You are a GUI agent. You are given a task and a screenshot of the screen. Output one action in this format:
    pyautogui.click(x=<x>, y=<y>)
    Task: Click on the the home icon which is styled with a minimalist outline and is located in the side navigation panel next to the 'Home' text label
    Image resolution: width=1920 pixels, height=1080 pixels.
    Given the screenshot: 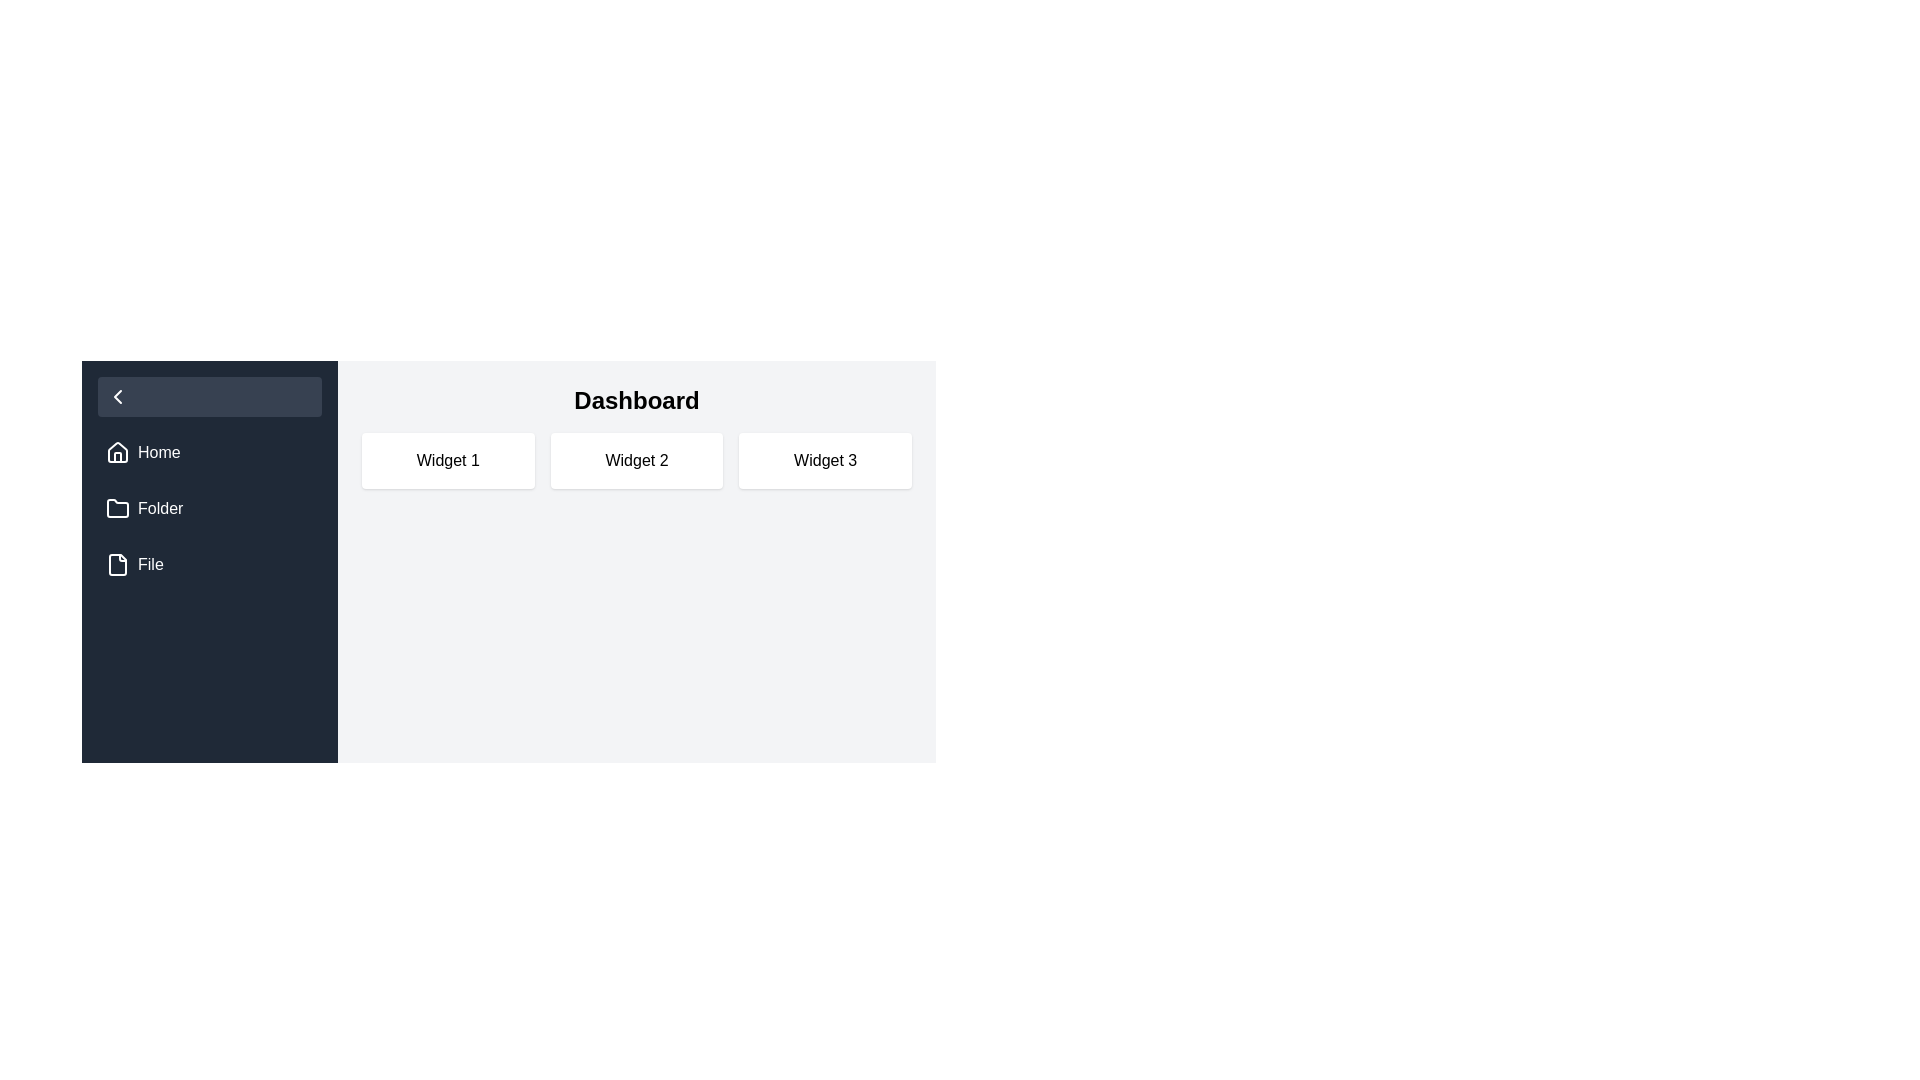 What is the action you would take?
    pyautogui.click(x=117, y=451)
    